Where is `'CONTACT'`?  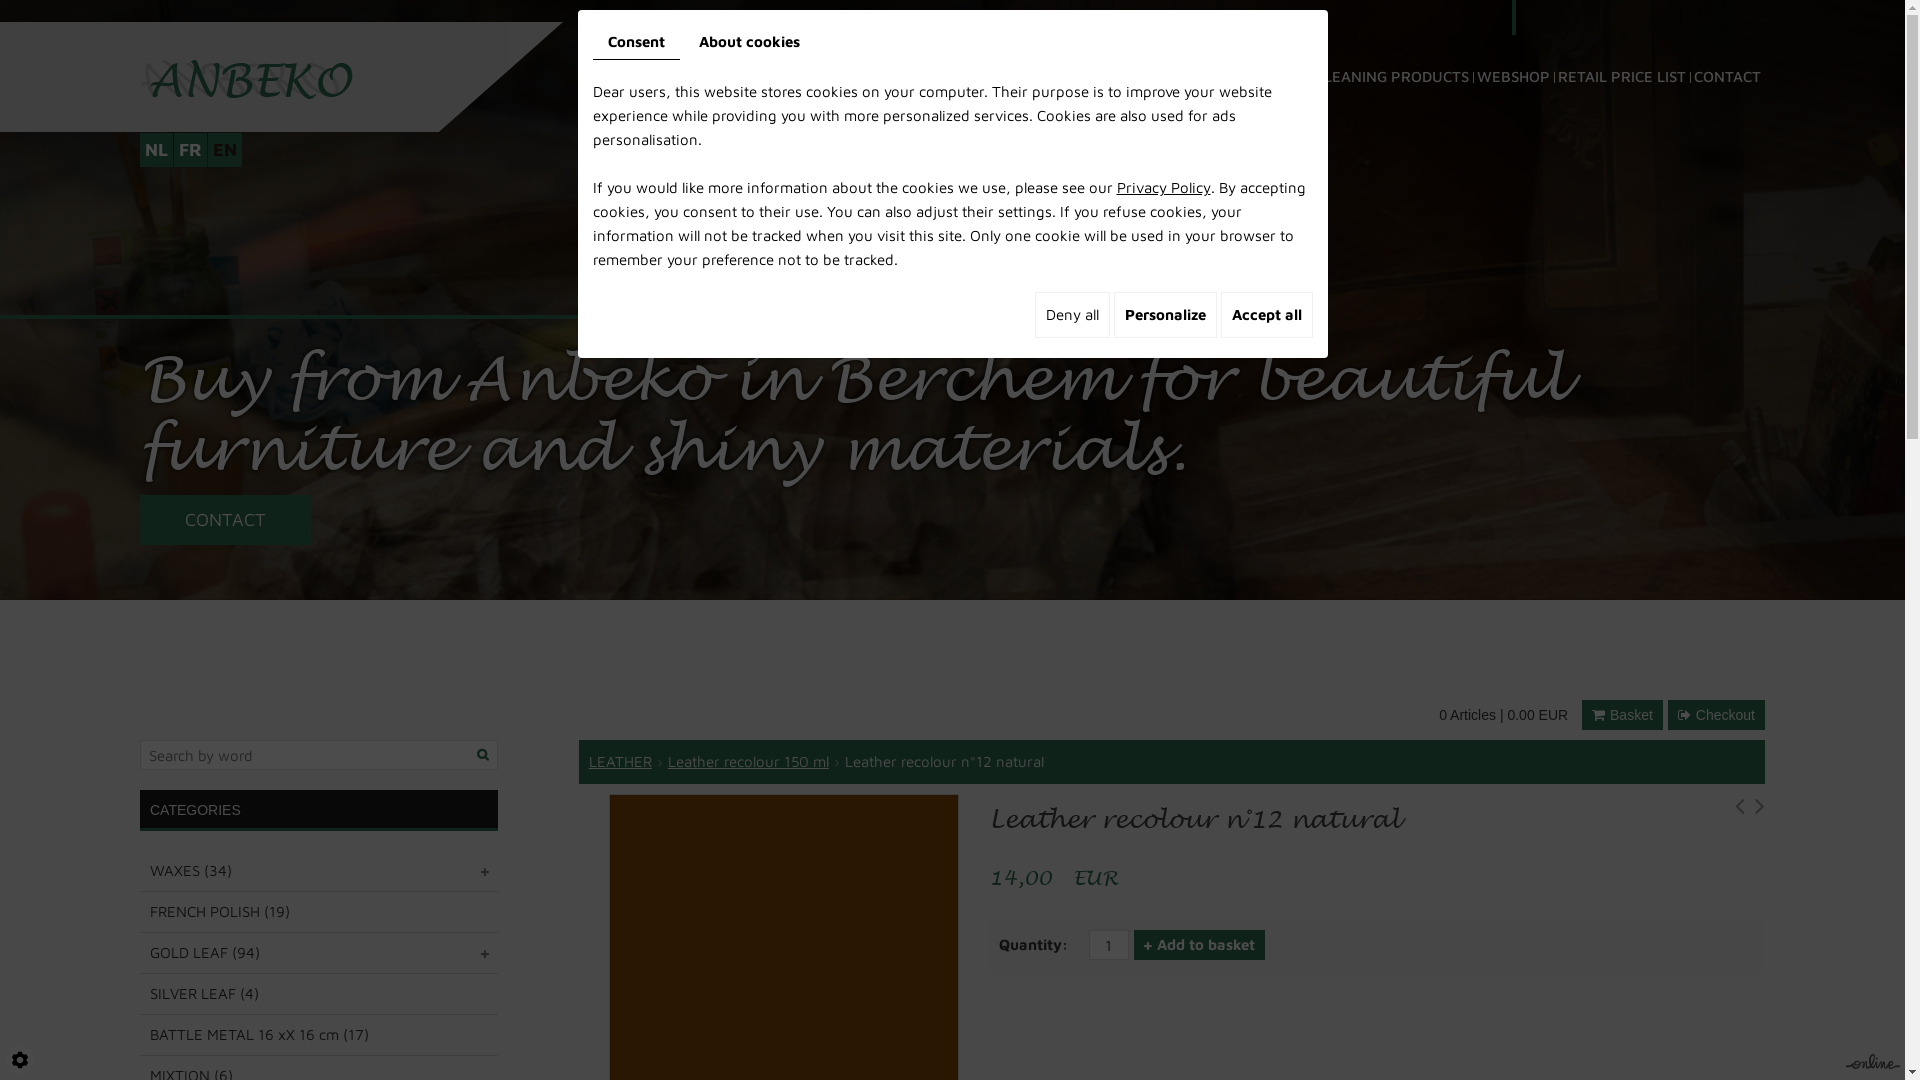
'CONTACT' is located at coordinates (1726, 48).